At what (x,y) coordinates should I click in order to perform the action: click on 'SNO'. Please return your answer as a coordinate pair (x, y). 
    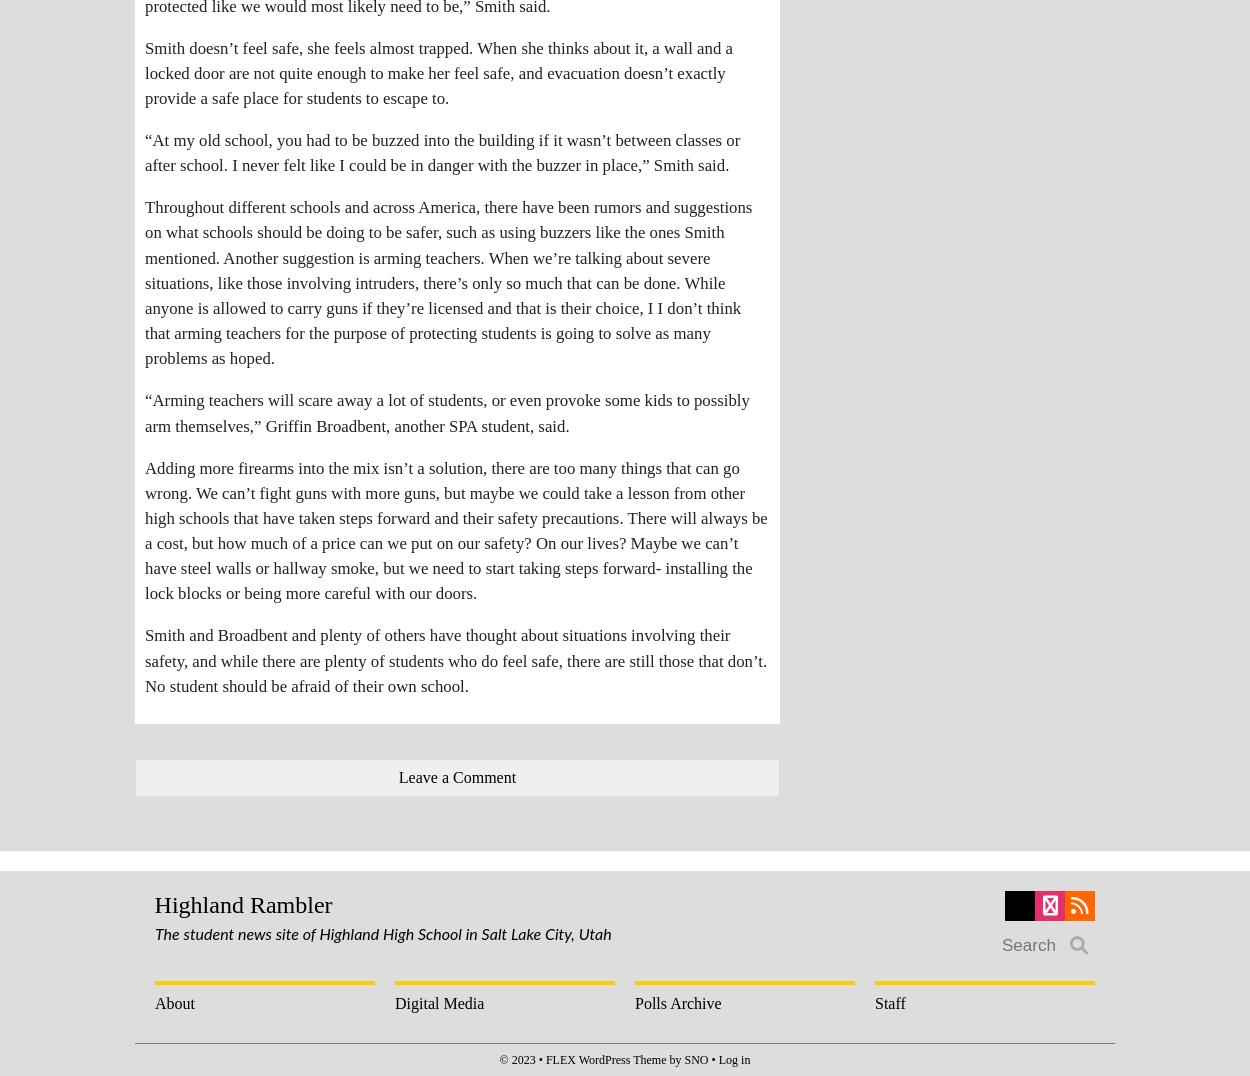
    Looking at the image, I should click on (695, 1058).